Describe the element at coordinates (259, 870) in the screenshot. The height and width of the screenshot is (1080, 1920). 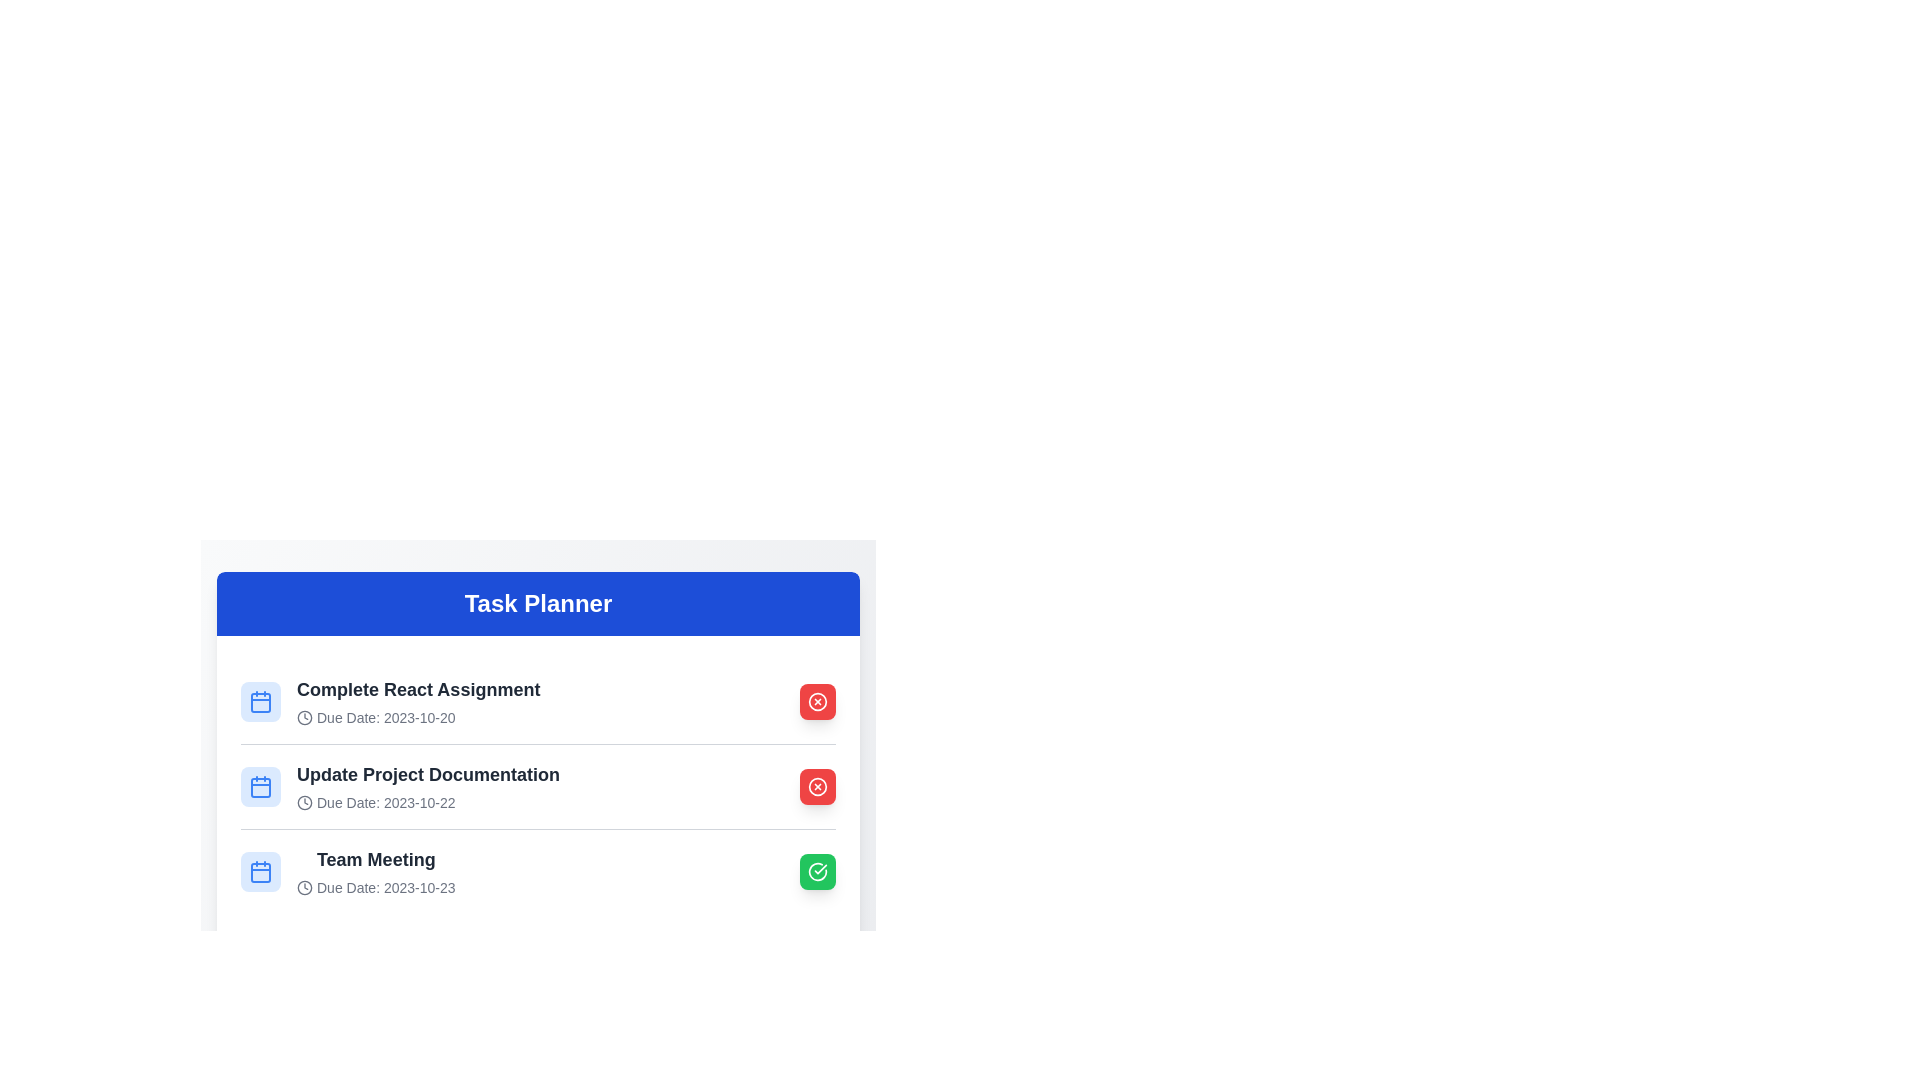
I see `the calendar icon located to the left of the text 'Team Meeting' in the third list item of the 'Task Planner' section` at that location.